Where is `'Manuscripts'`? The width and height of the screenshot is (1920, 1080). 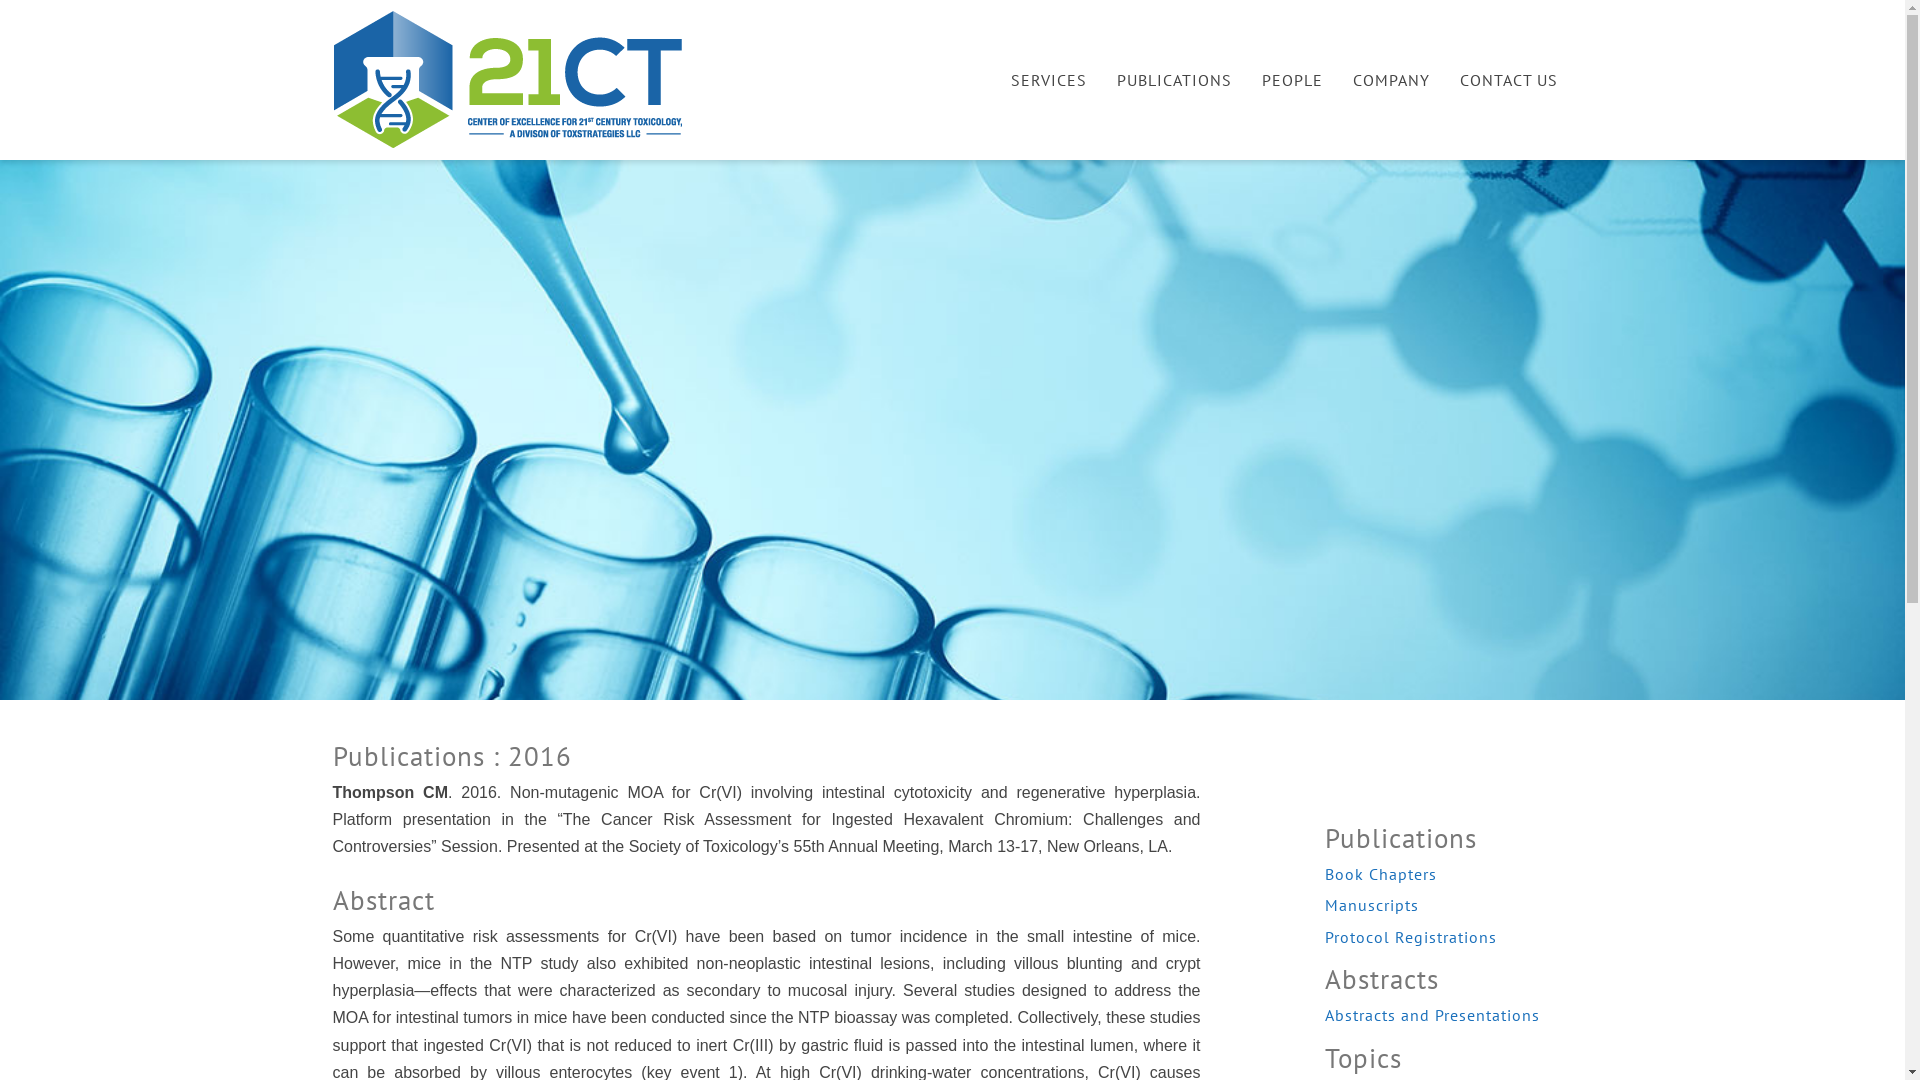
'Manuscripts' is located at coordinates (1448, 906).